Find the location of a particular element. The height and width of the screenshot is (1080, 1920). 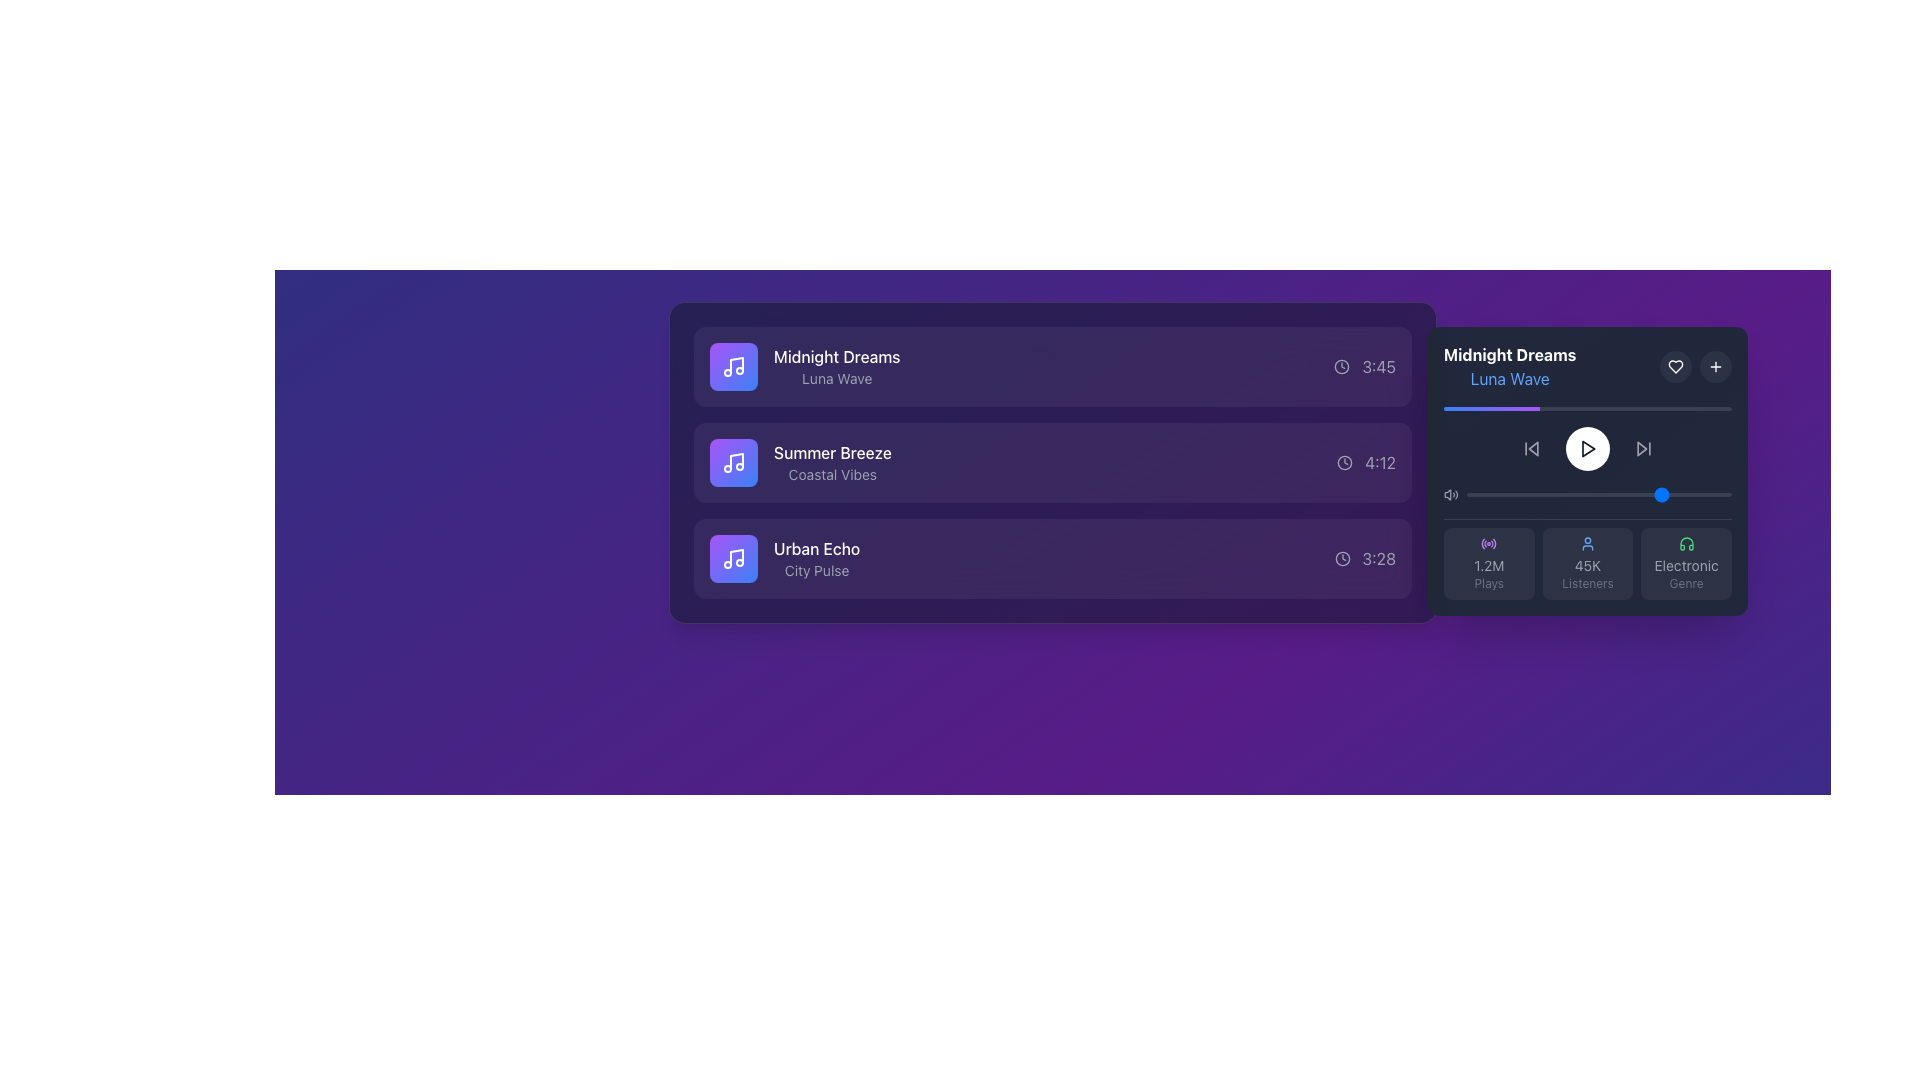

the rounded rectangular button with a gradient background and a white musical note icon, located at the left side of the row labeled 'Urban Echo' and 'City Pulse' is located at coordinates (733, 559).